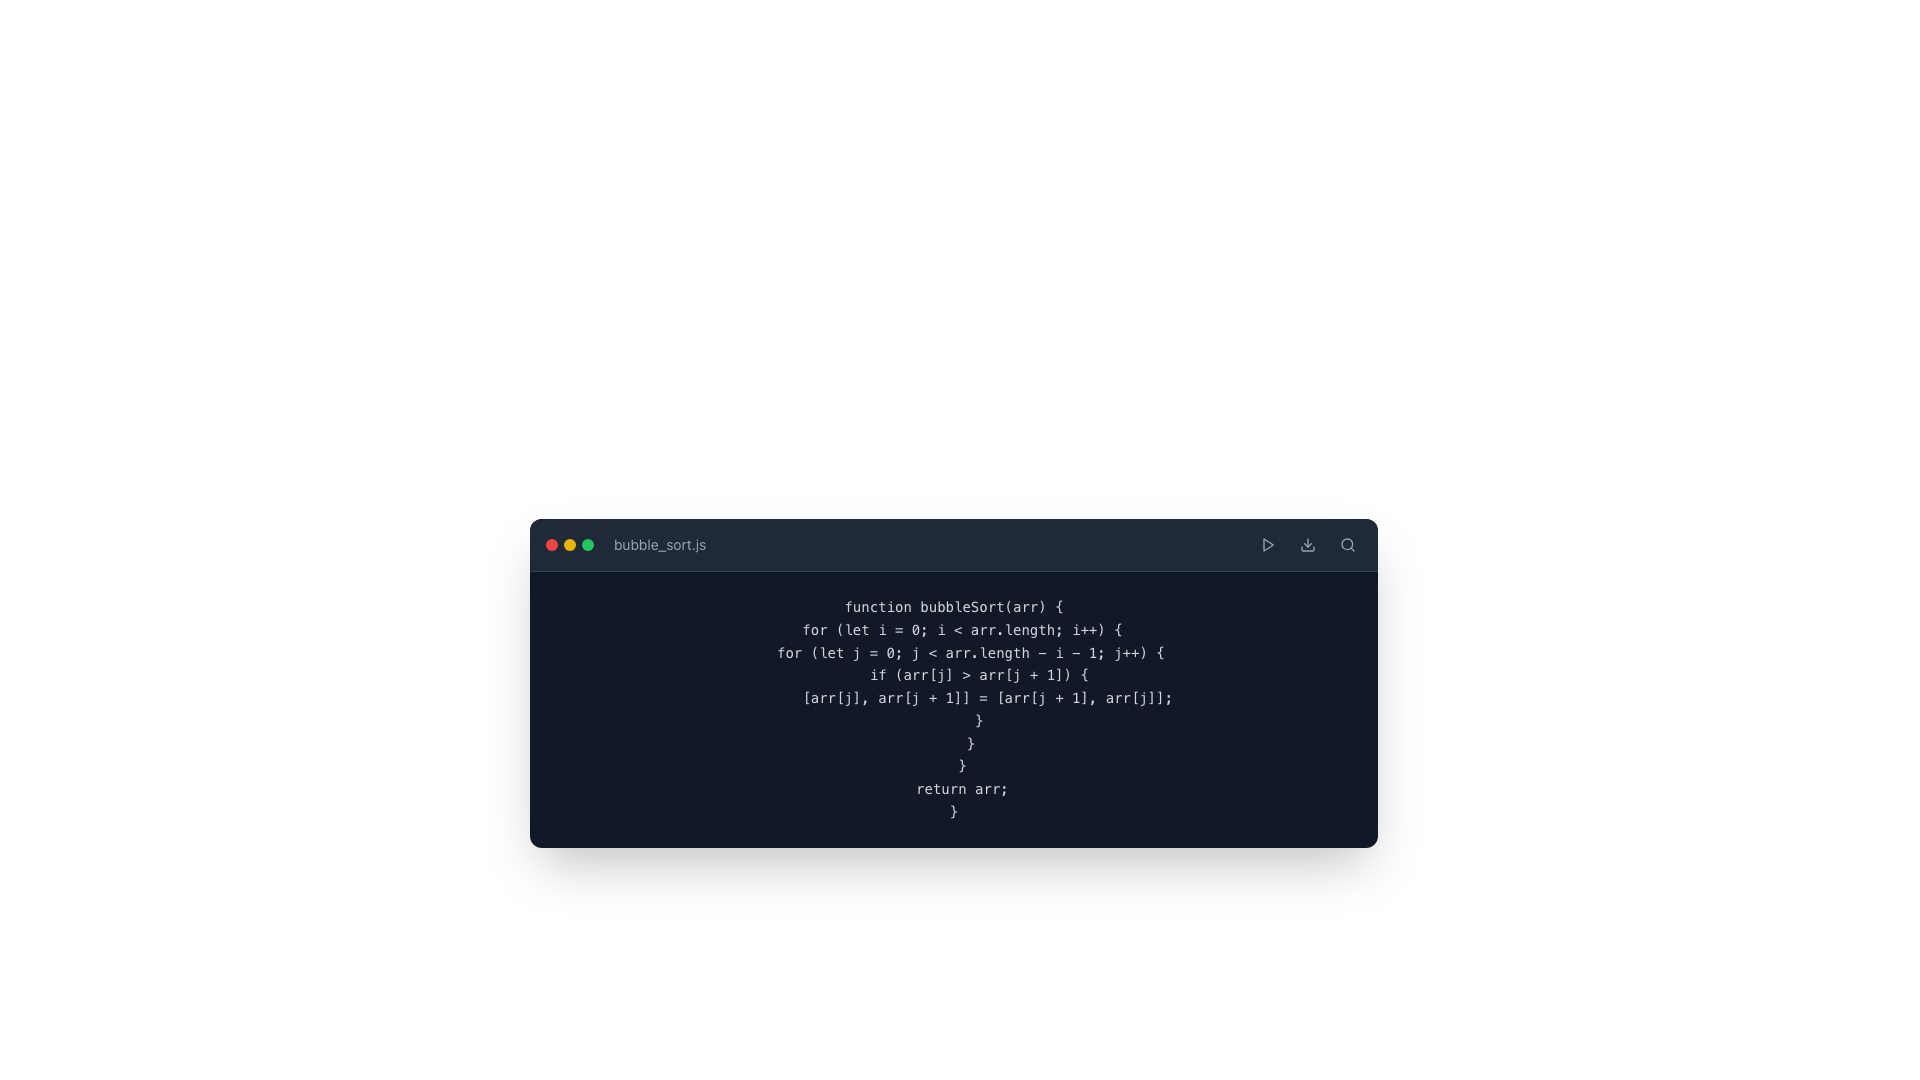 This screenshot has width=1920, height=1080. What do you see at coordinates (1348, 544) in the screenshot?
I see `the magnifying glass icon button located at the top right corner of the code editor window` at bounding box center [1348, 544].